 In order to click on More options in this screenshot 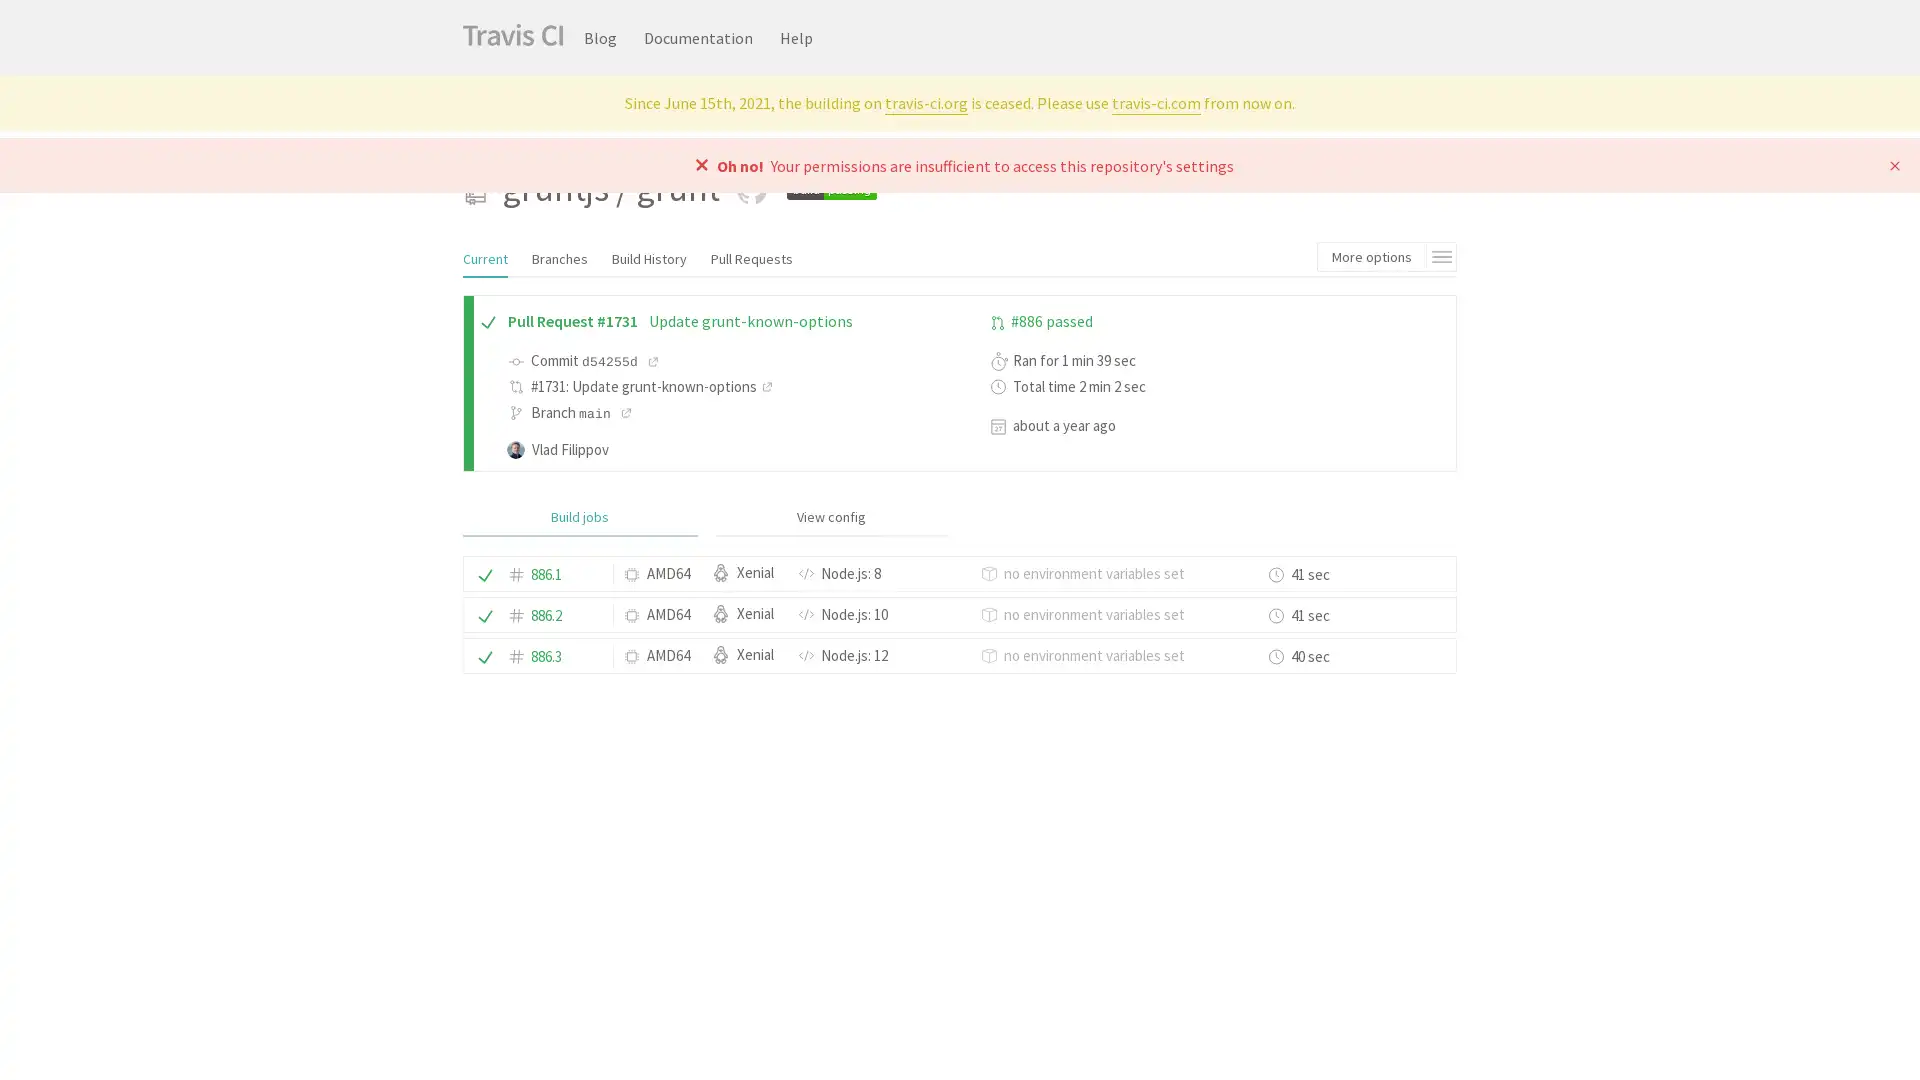, I will do `click(1386, 254)`.